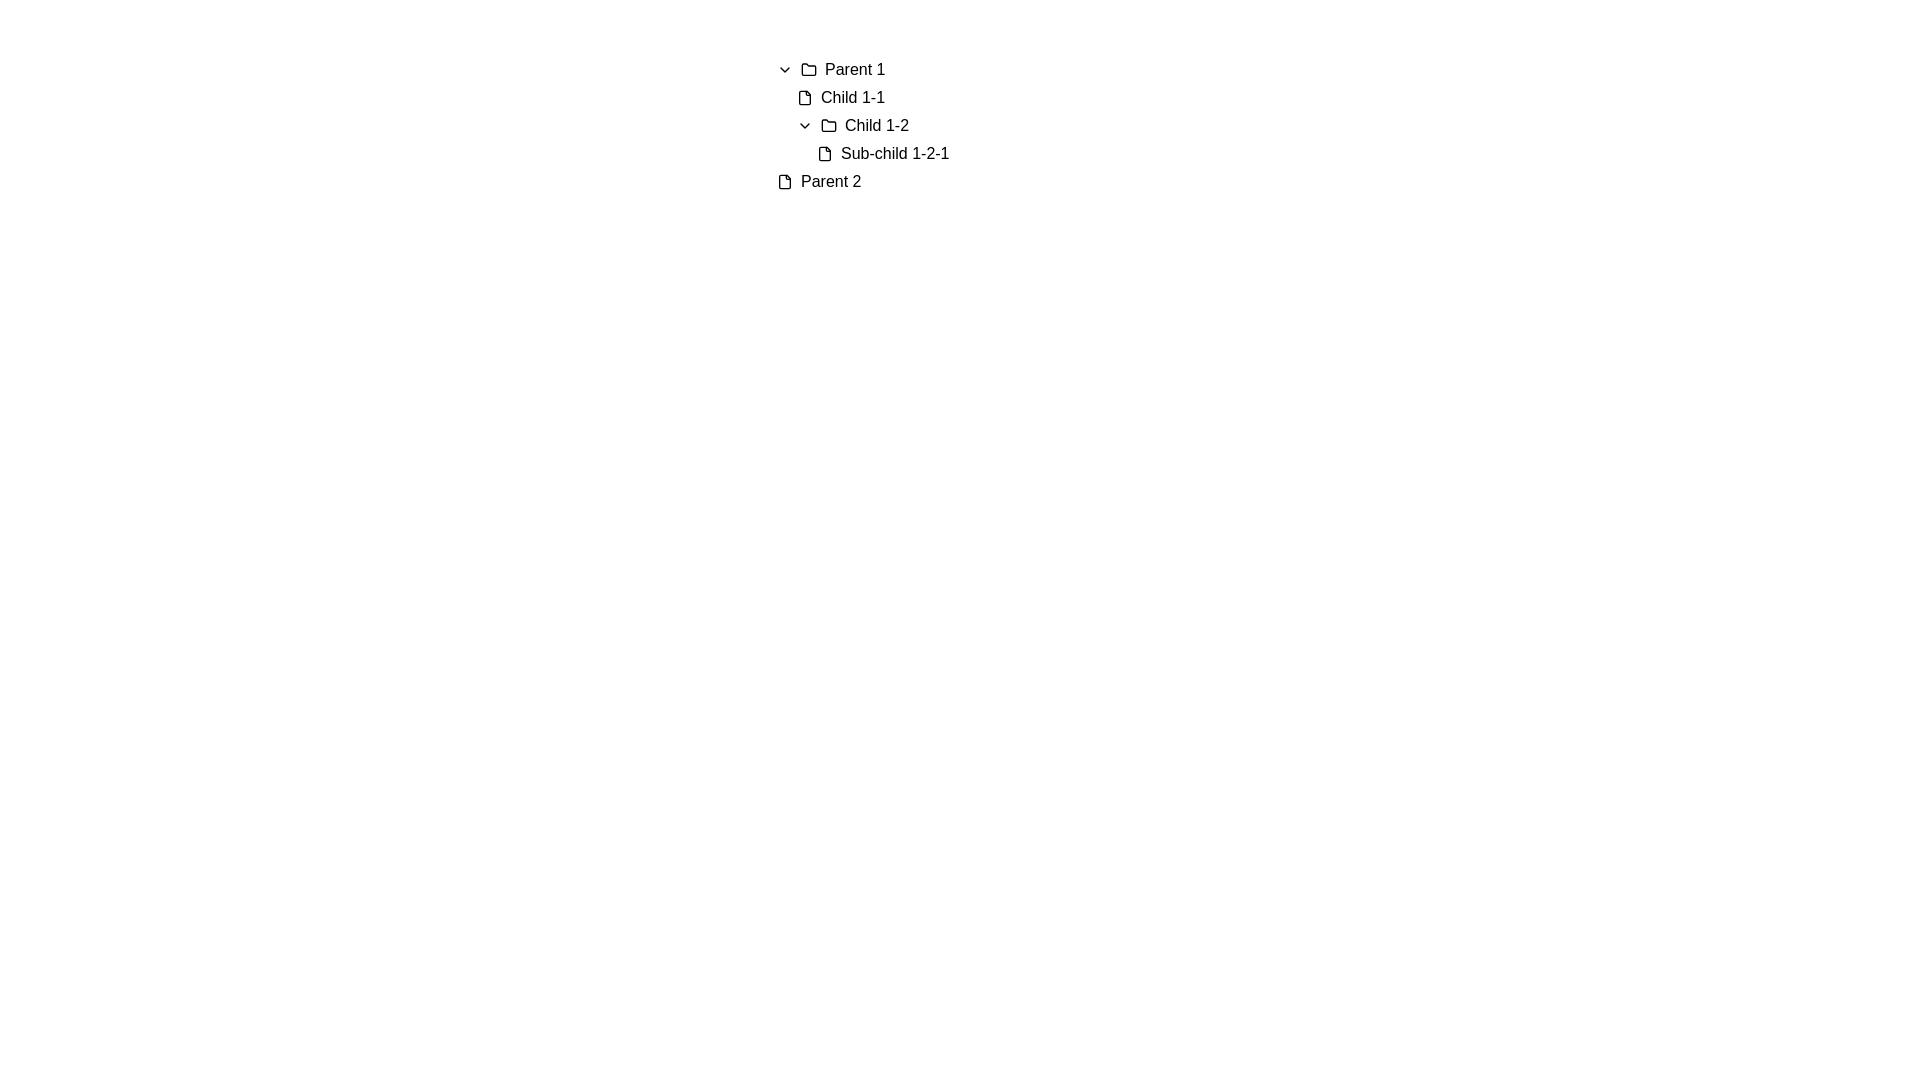 This screenshot has height=1080, width=1920. What do you see at coordinates (825, 153) in the screenshot?
I see `the main document body icon of the file graphic, which is the first part of the composite SVG element` at bounding box center [825, 153].